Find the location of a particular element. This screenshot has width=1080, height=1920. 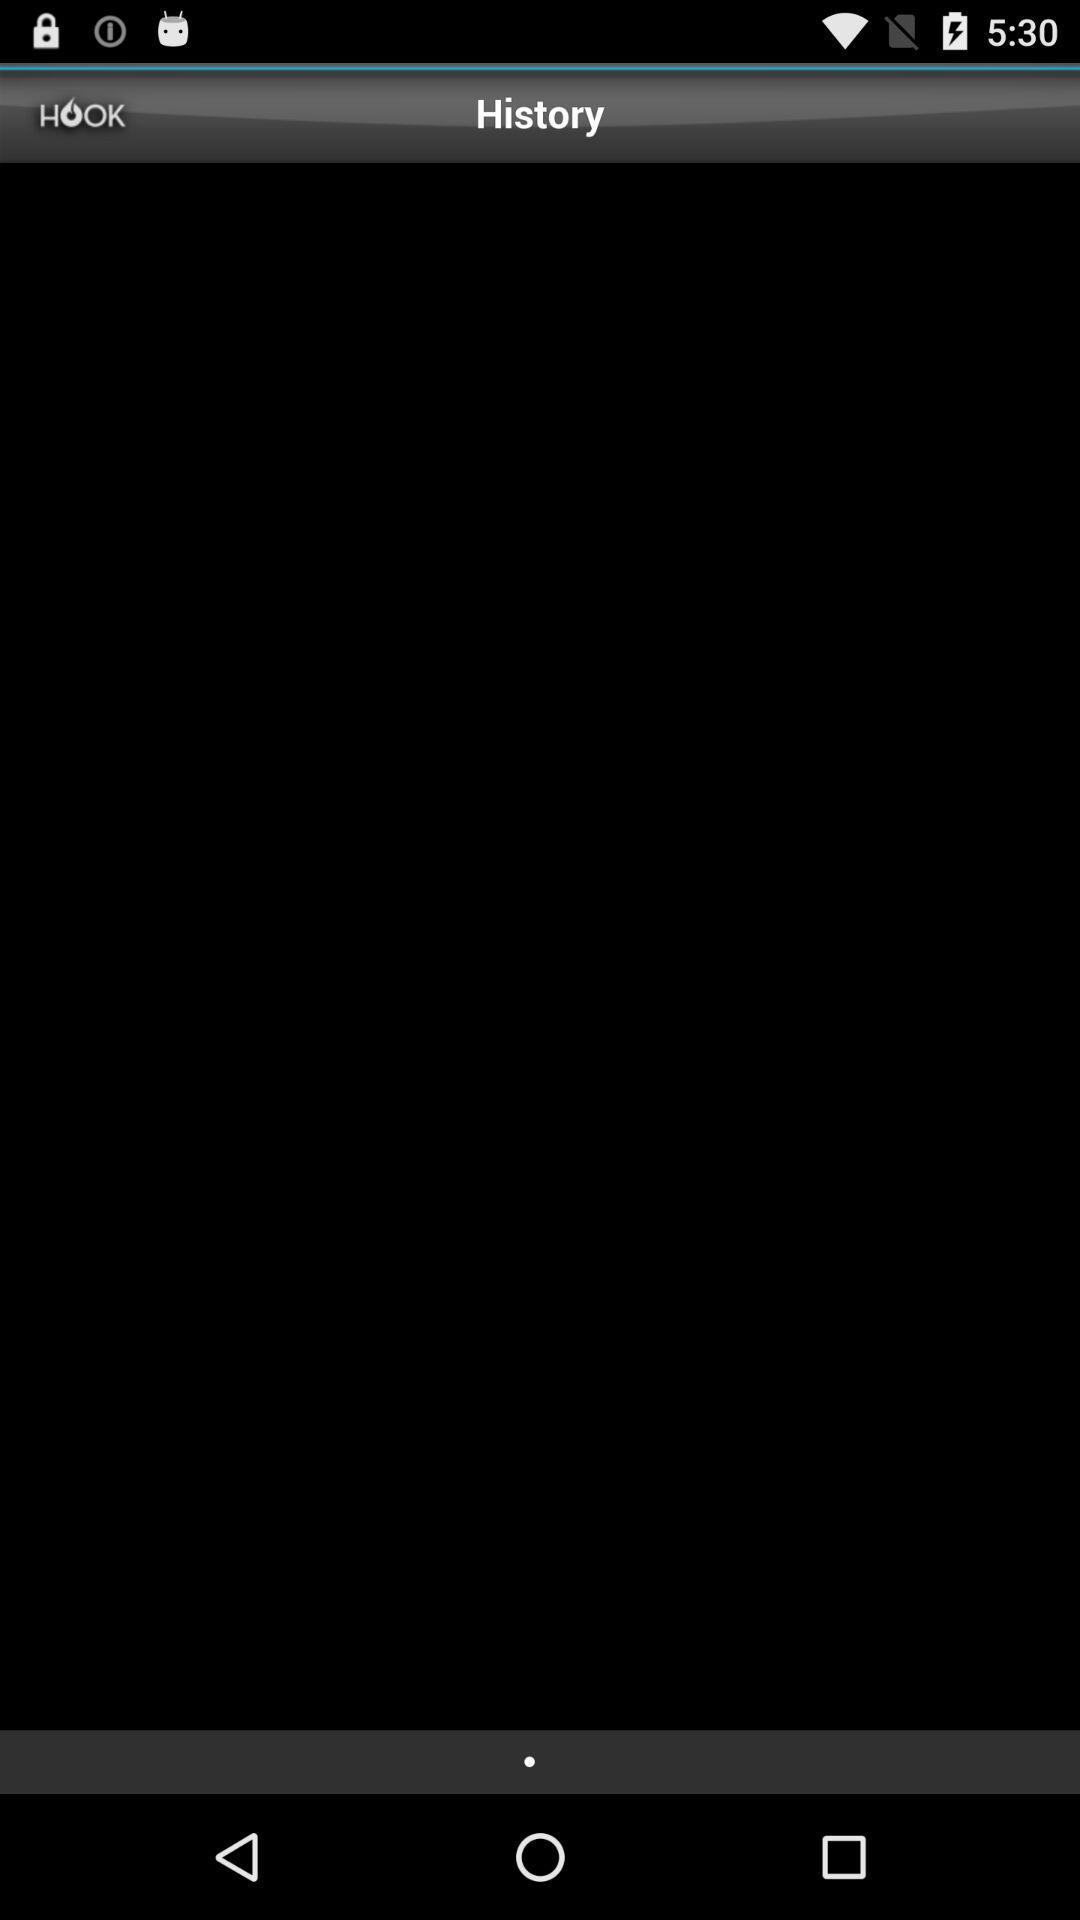

icon at the center is located at coordinates (540, 945).